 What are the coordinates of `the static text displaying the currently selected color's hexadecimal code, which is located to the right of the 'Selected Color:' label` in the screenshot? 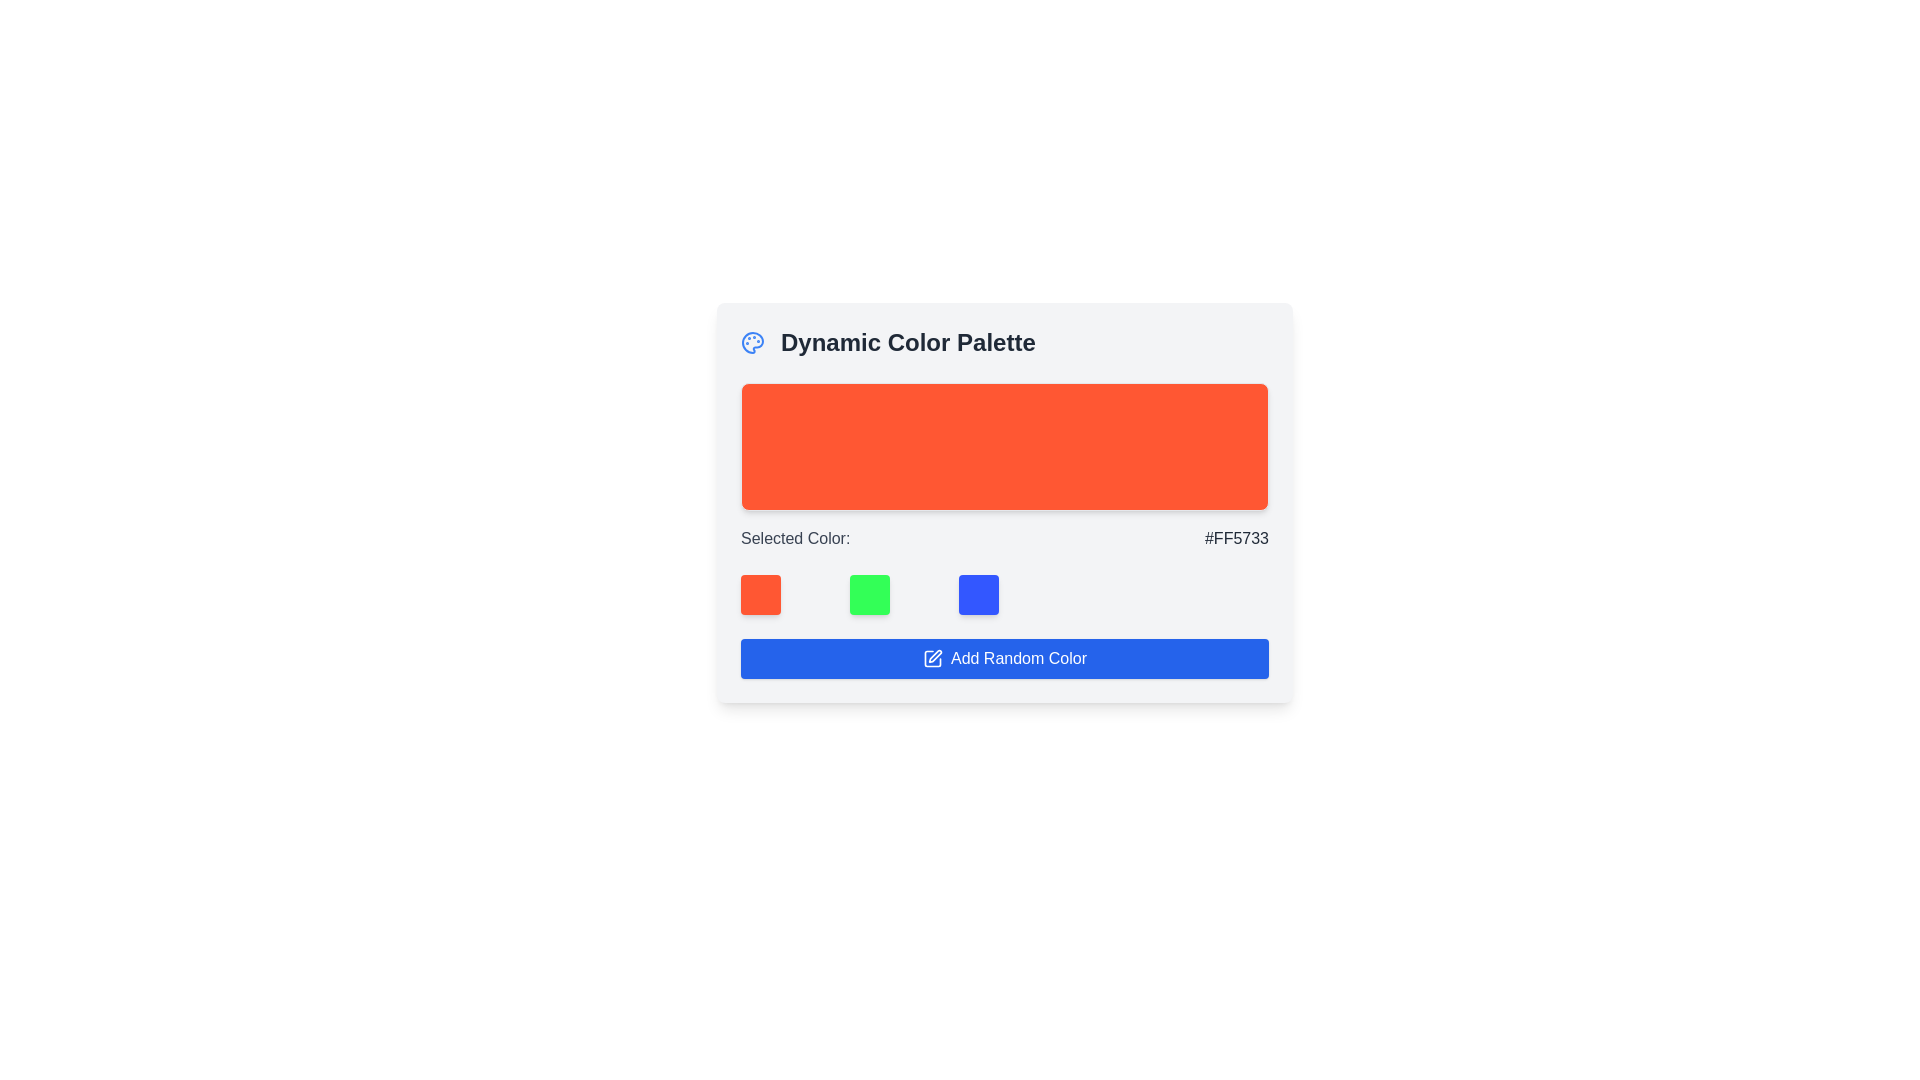 It's located at (1236, 538).